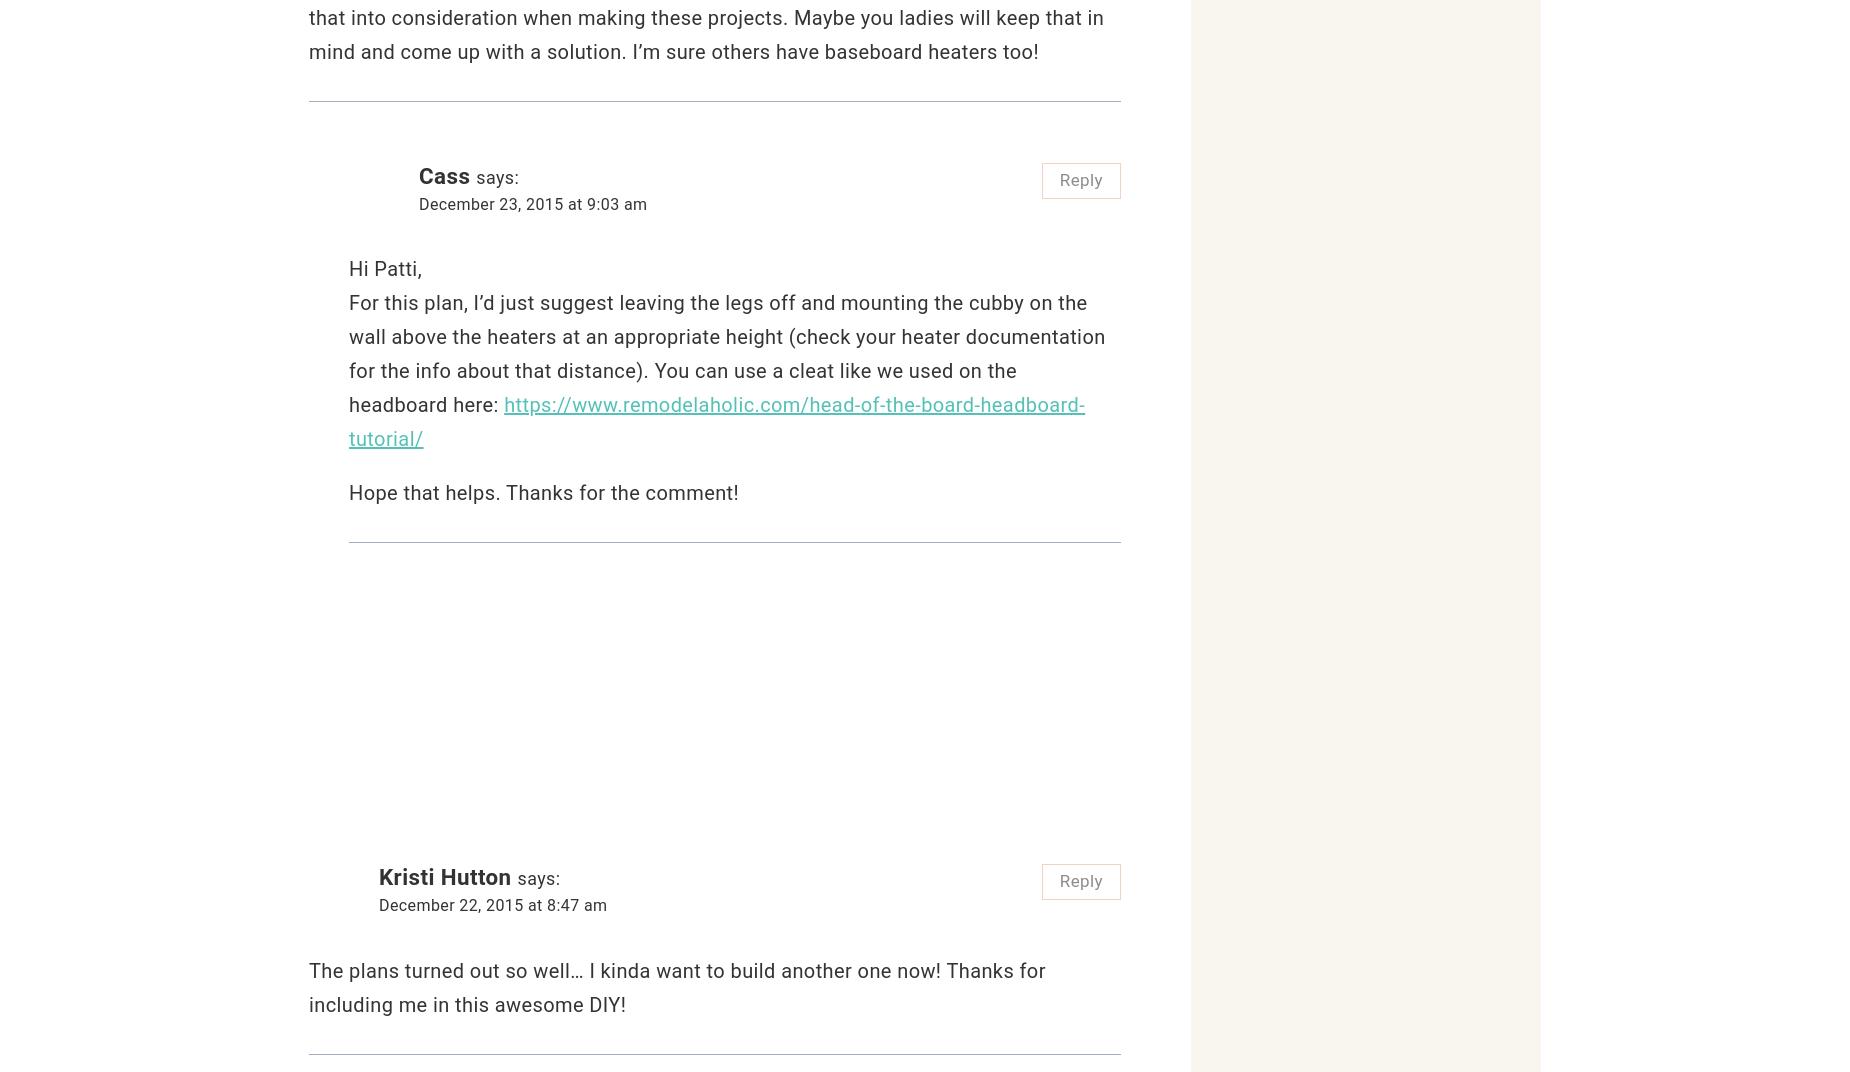 The width and height of the screenshot is (1850, 1072). I want to click on 'December 22, 2015 at 8:47 am', so click(493, 905).